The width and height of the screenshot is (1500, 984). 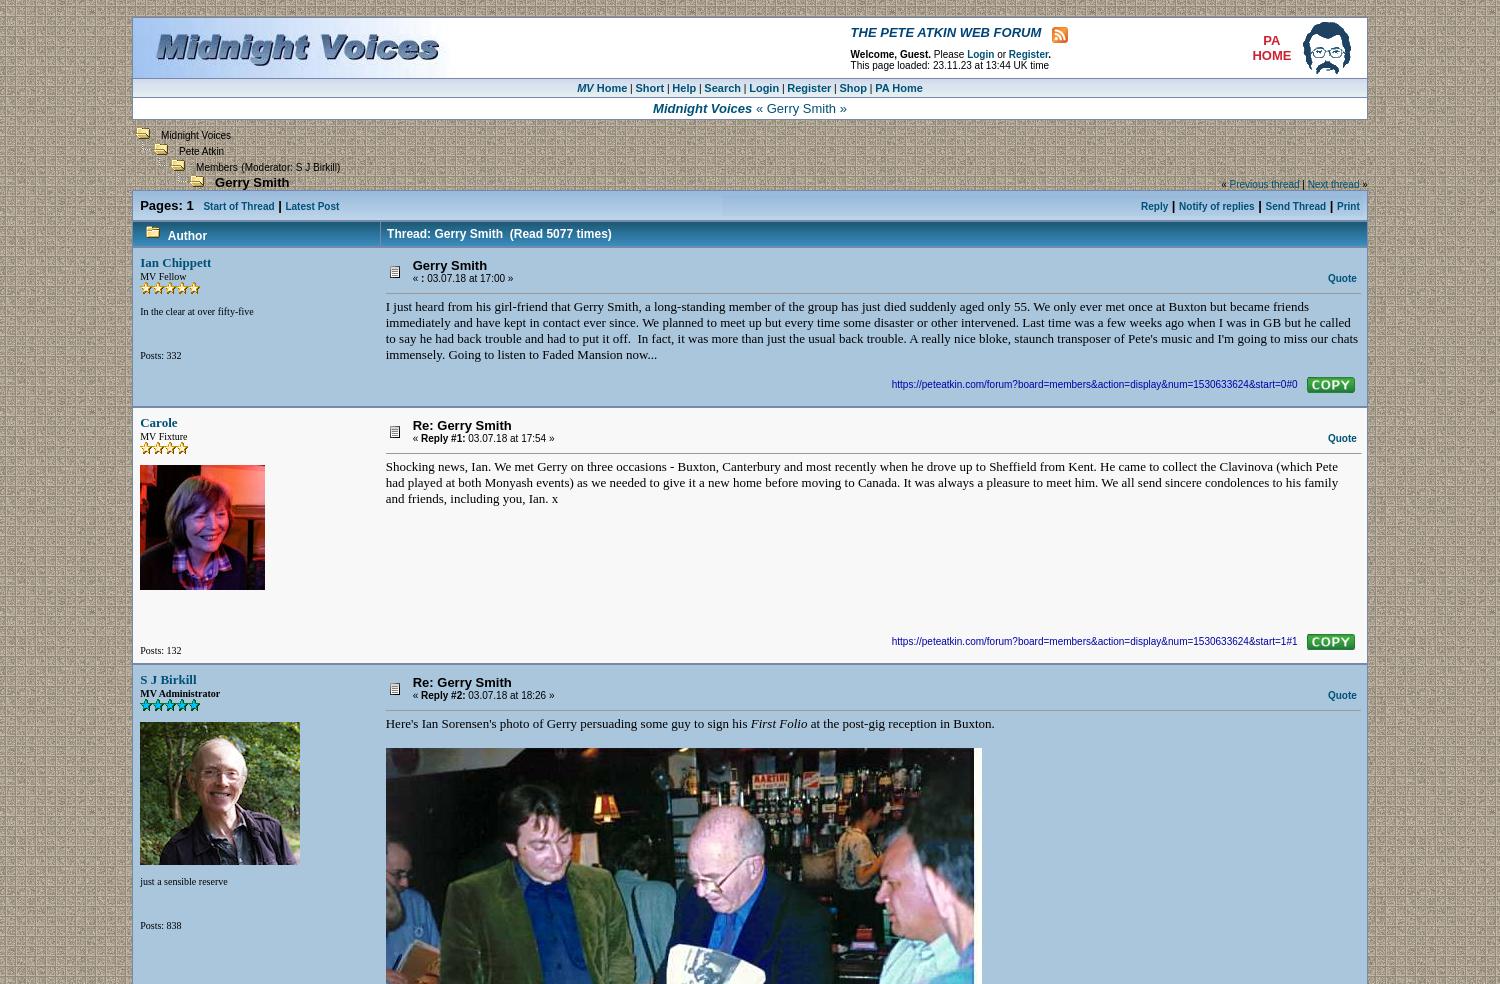 I want to click on 'Send Thread', so click(x=1295, y=206).